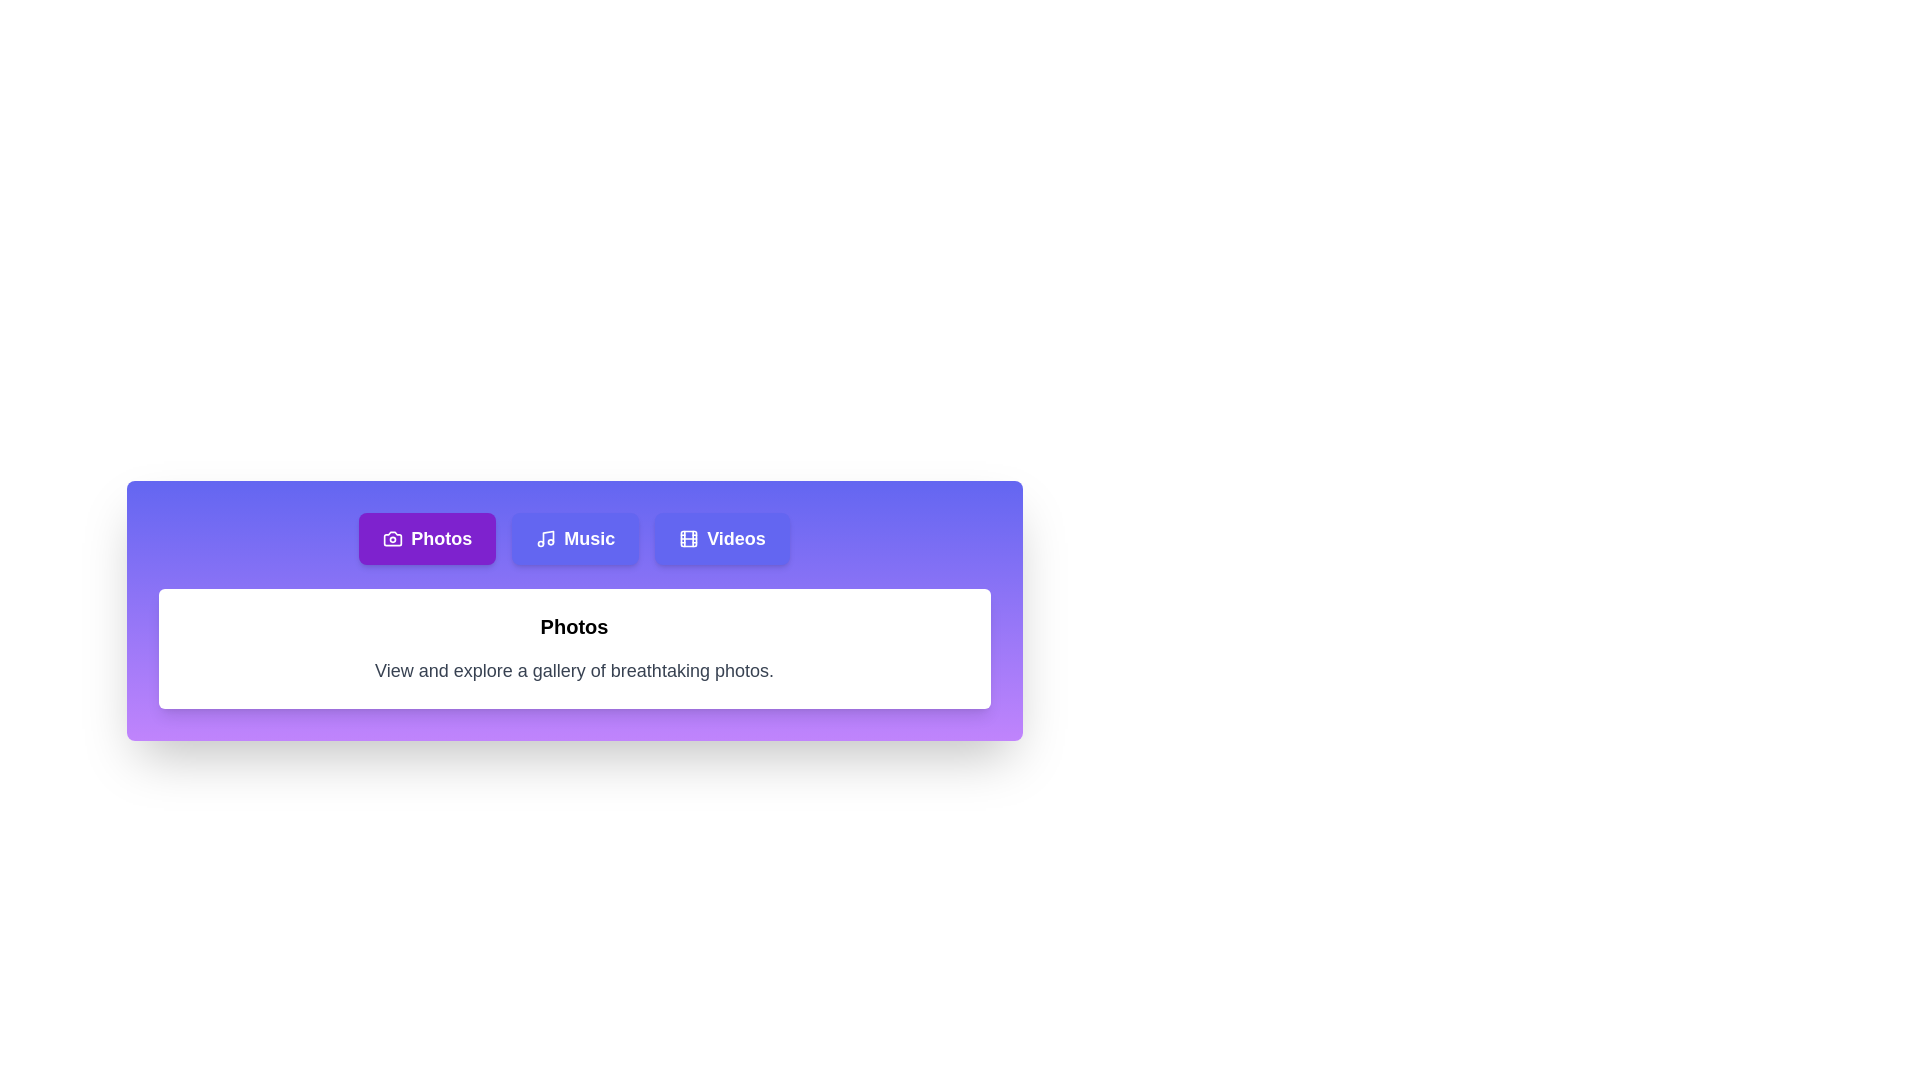 This screenshot has height=1080, width=1920. What do you see at coordinates (574, 538) in the screenshot?
I see `the Music tab to analyze its transition effect` at bounding box center [574, 538].